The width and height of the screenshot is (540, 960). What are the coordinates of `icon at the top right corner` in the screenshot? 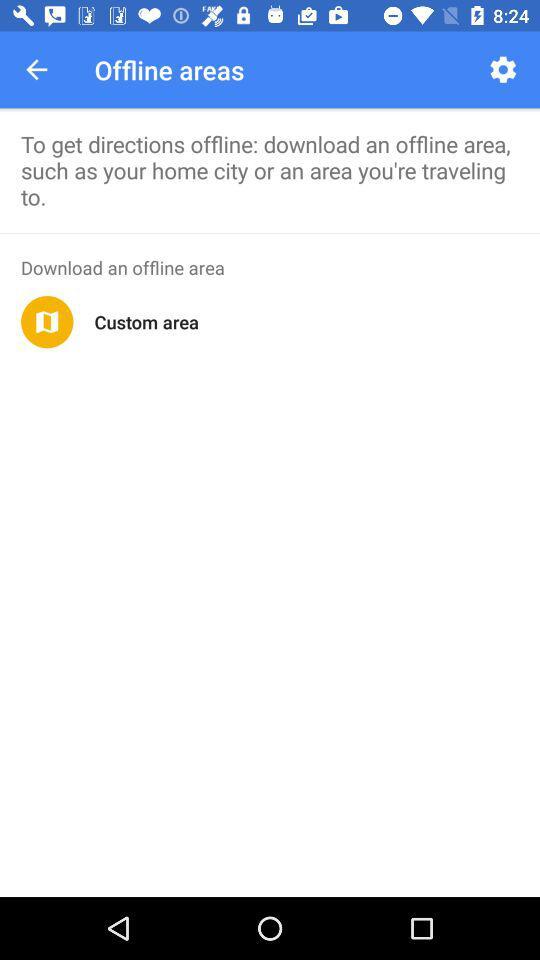 It's located at (502, 69).